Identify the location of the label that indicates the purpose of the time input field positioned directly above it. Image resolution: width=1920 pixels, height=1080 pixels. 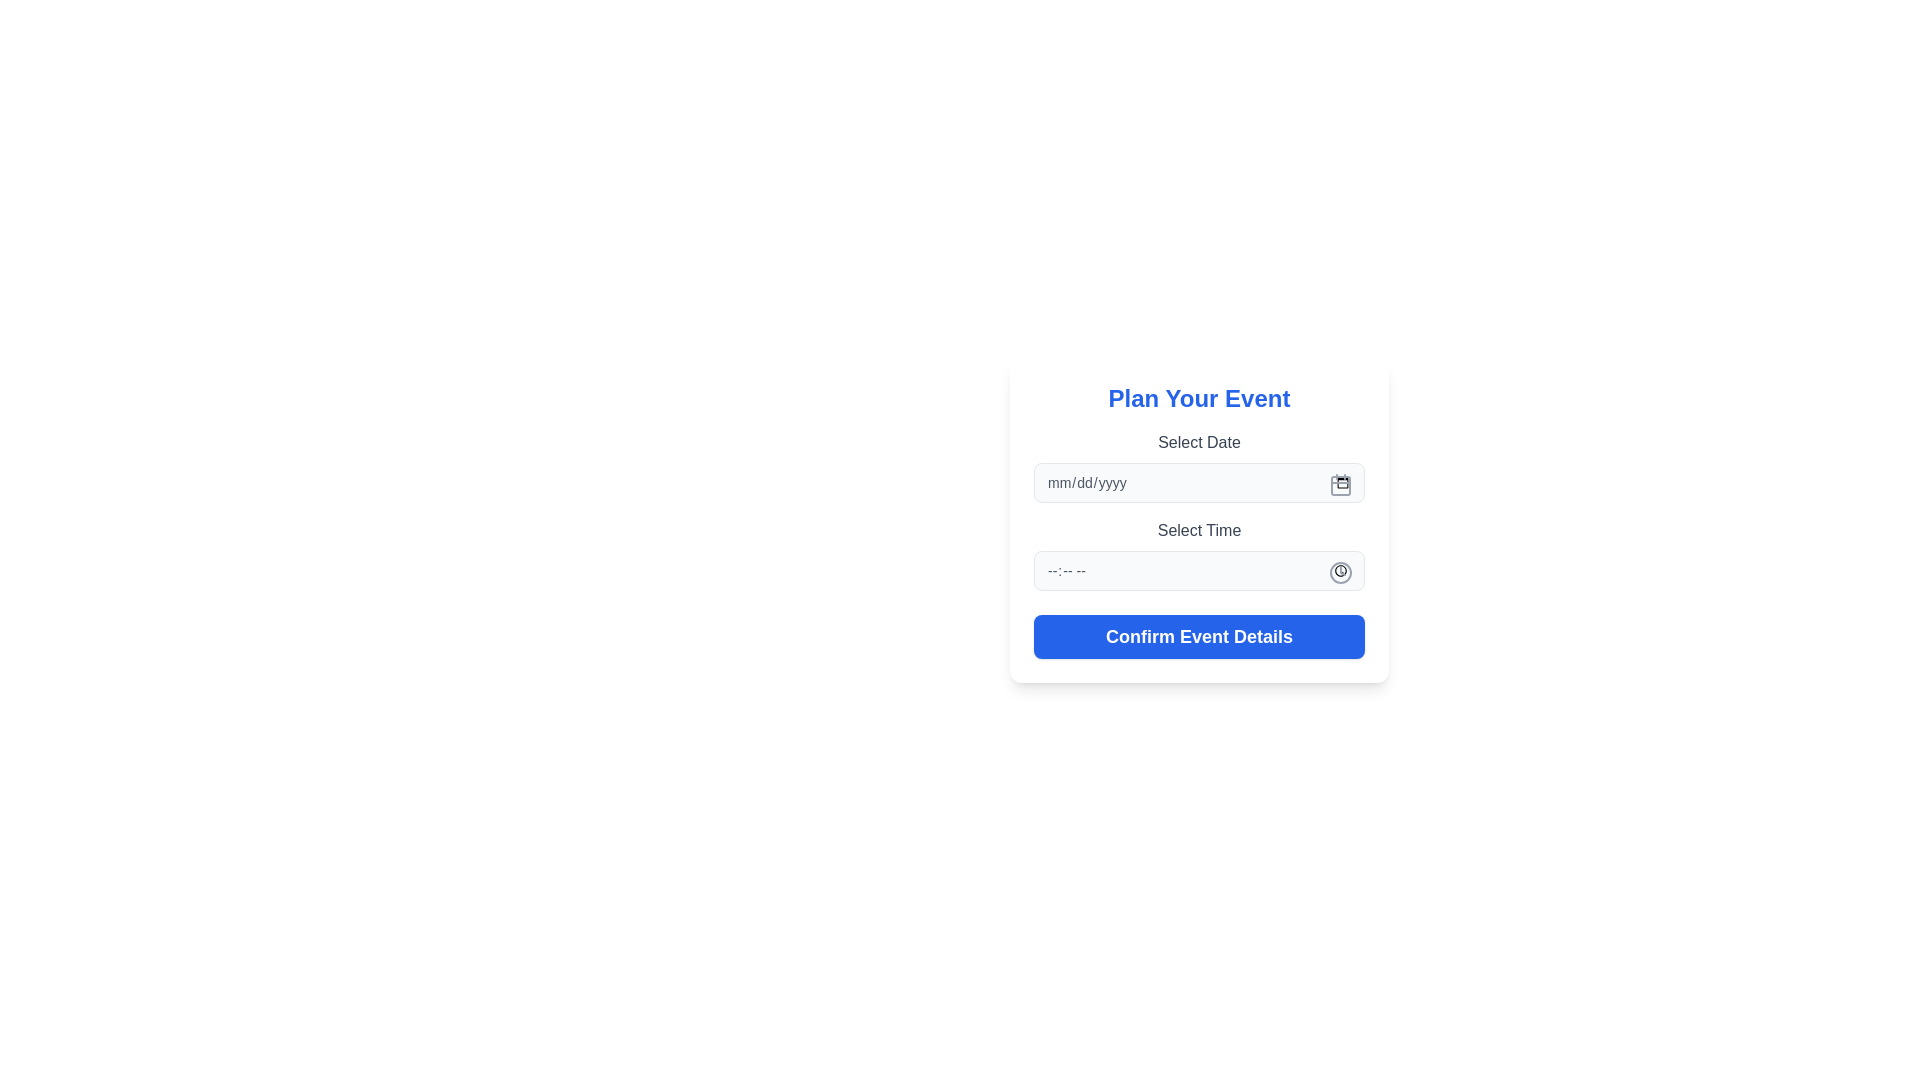
(1199, 530).